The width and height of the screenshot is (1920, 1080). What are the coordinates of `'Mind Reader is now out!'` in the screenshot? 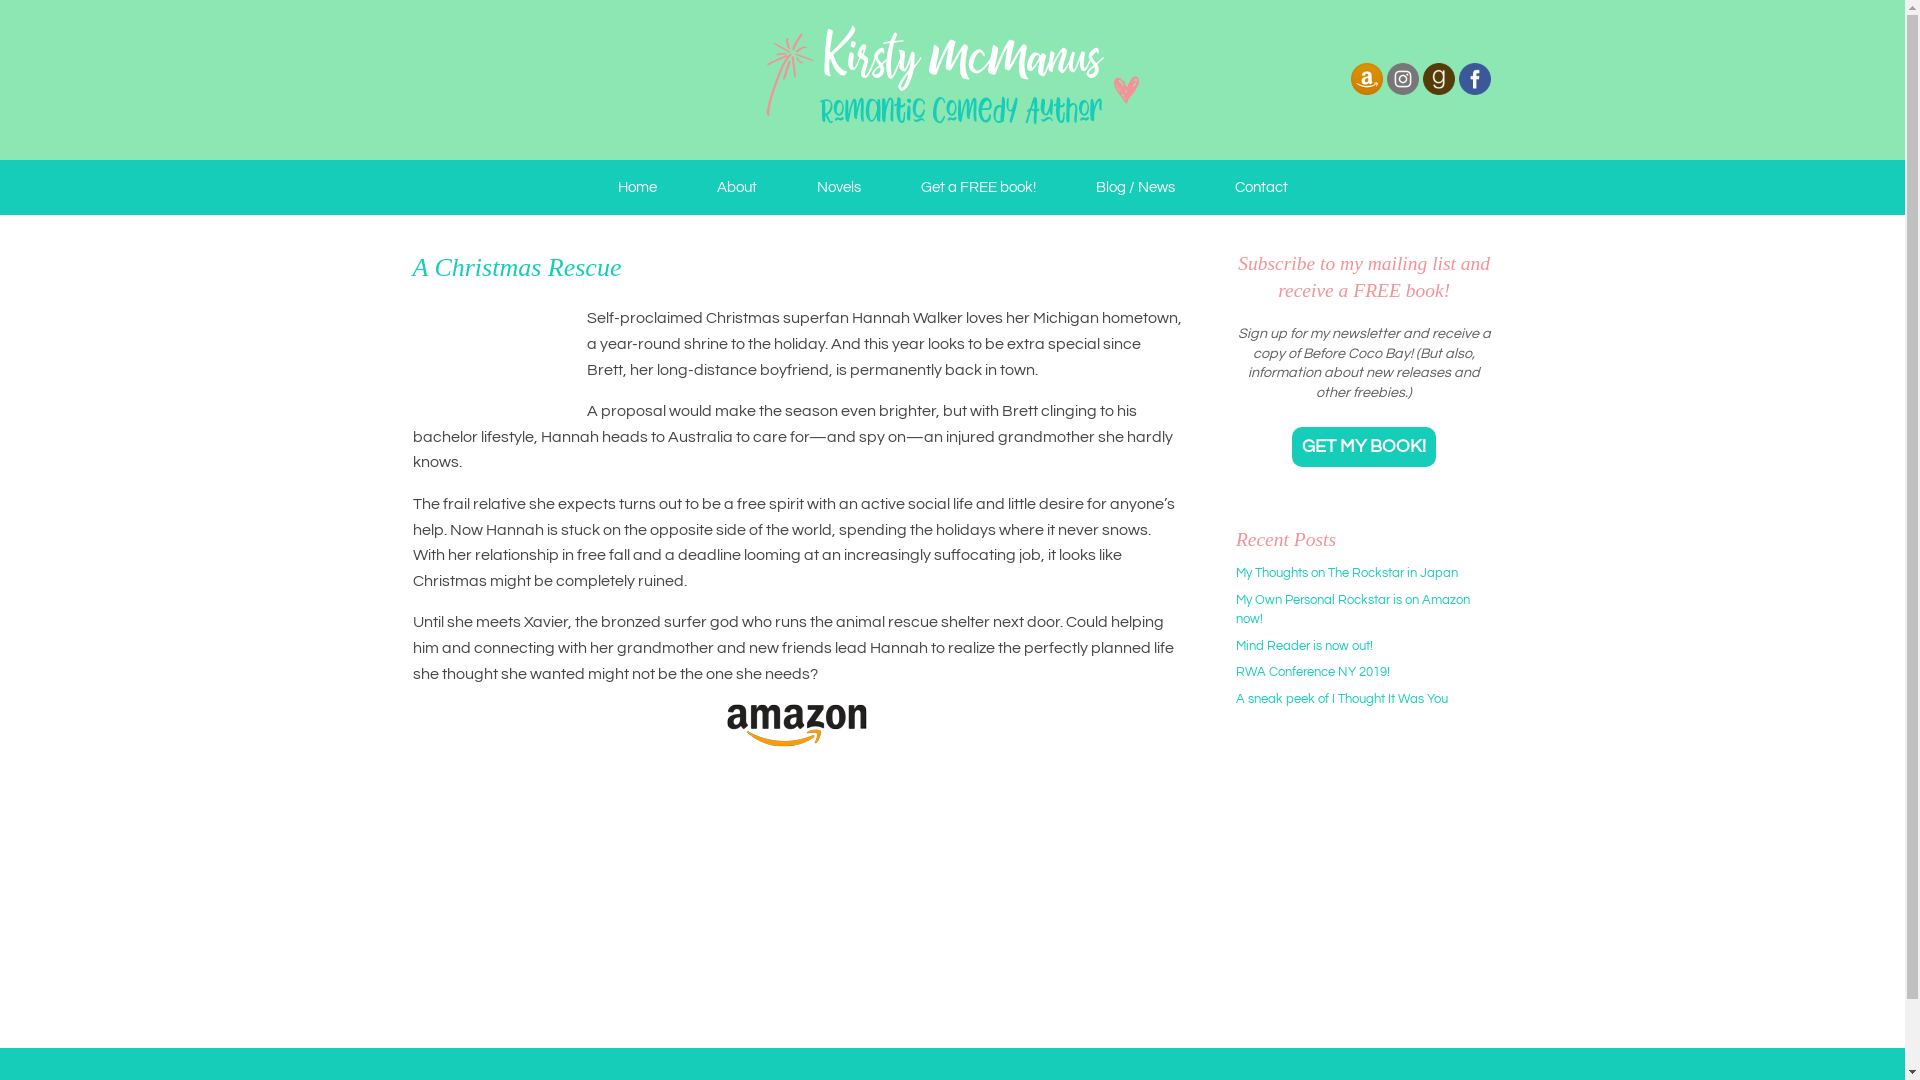 It's located at (1304, 645).